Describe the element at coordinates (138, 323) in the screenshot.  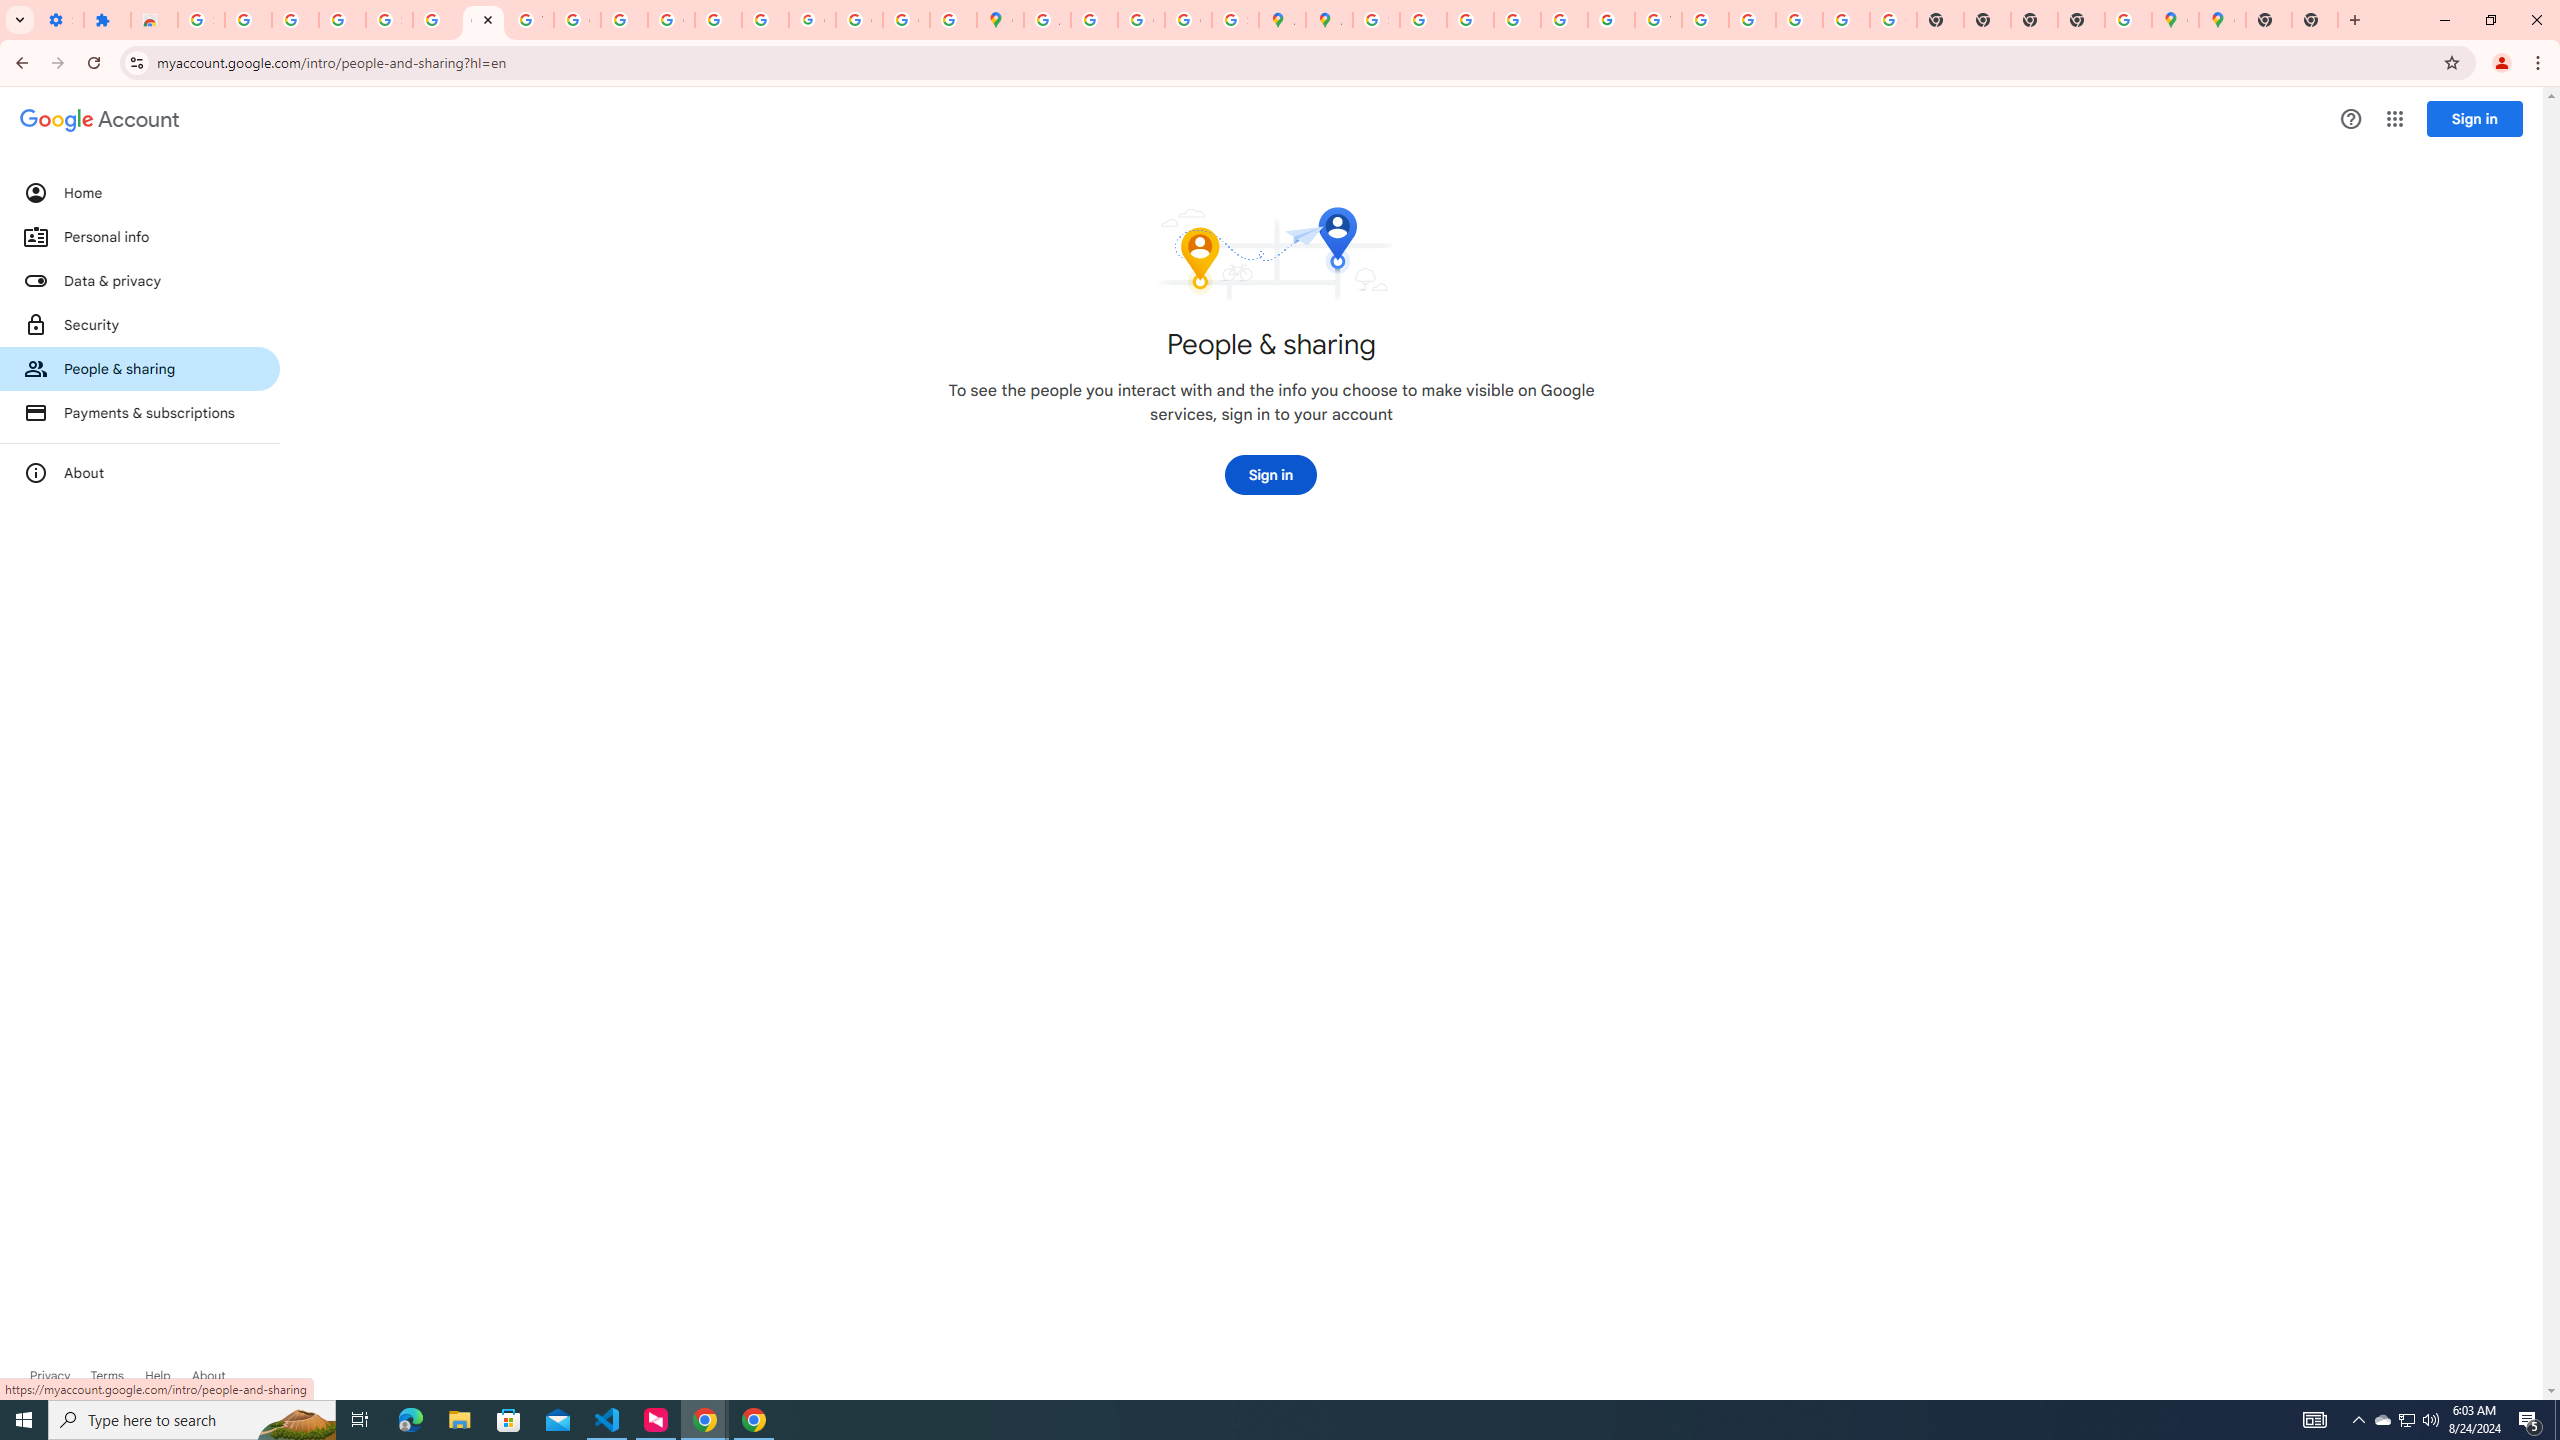
I see `'Security'` at that location.